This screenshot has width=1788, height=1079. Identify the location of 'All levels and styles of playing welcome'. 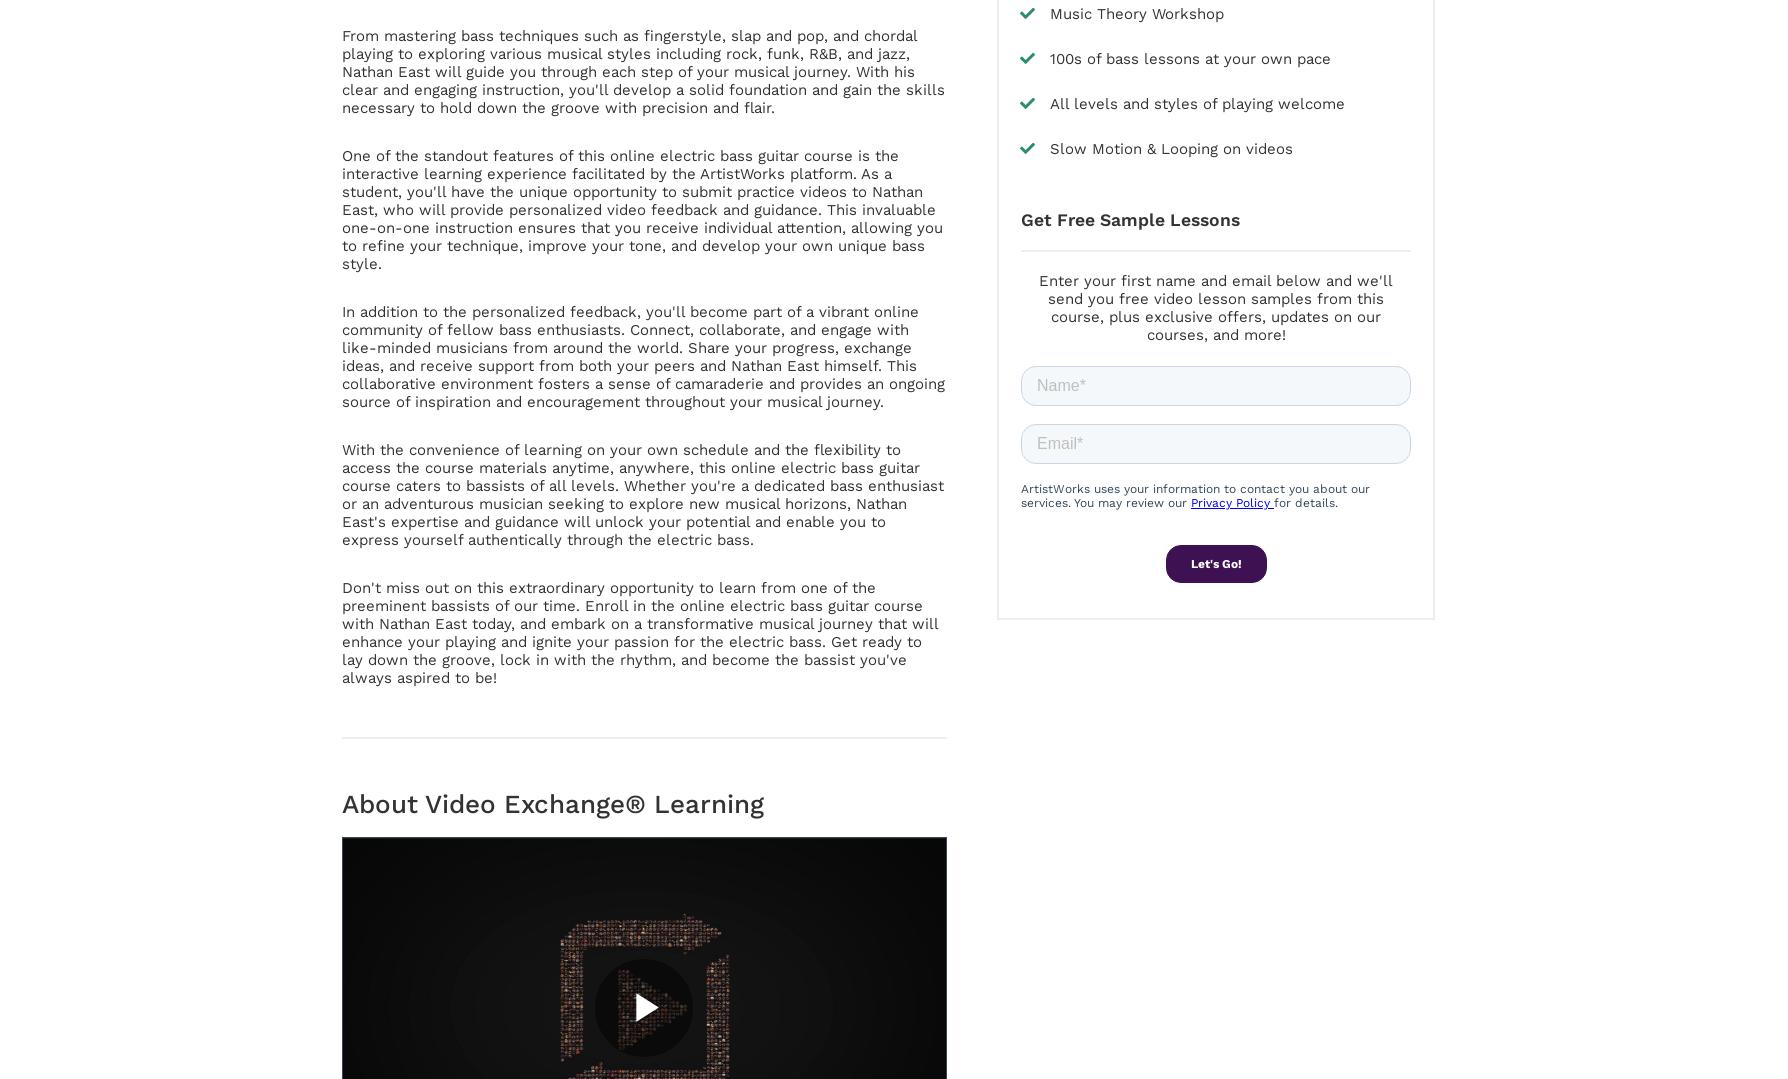
(1195, 104).